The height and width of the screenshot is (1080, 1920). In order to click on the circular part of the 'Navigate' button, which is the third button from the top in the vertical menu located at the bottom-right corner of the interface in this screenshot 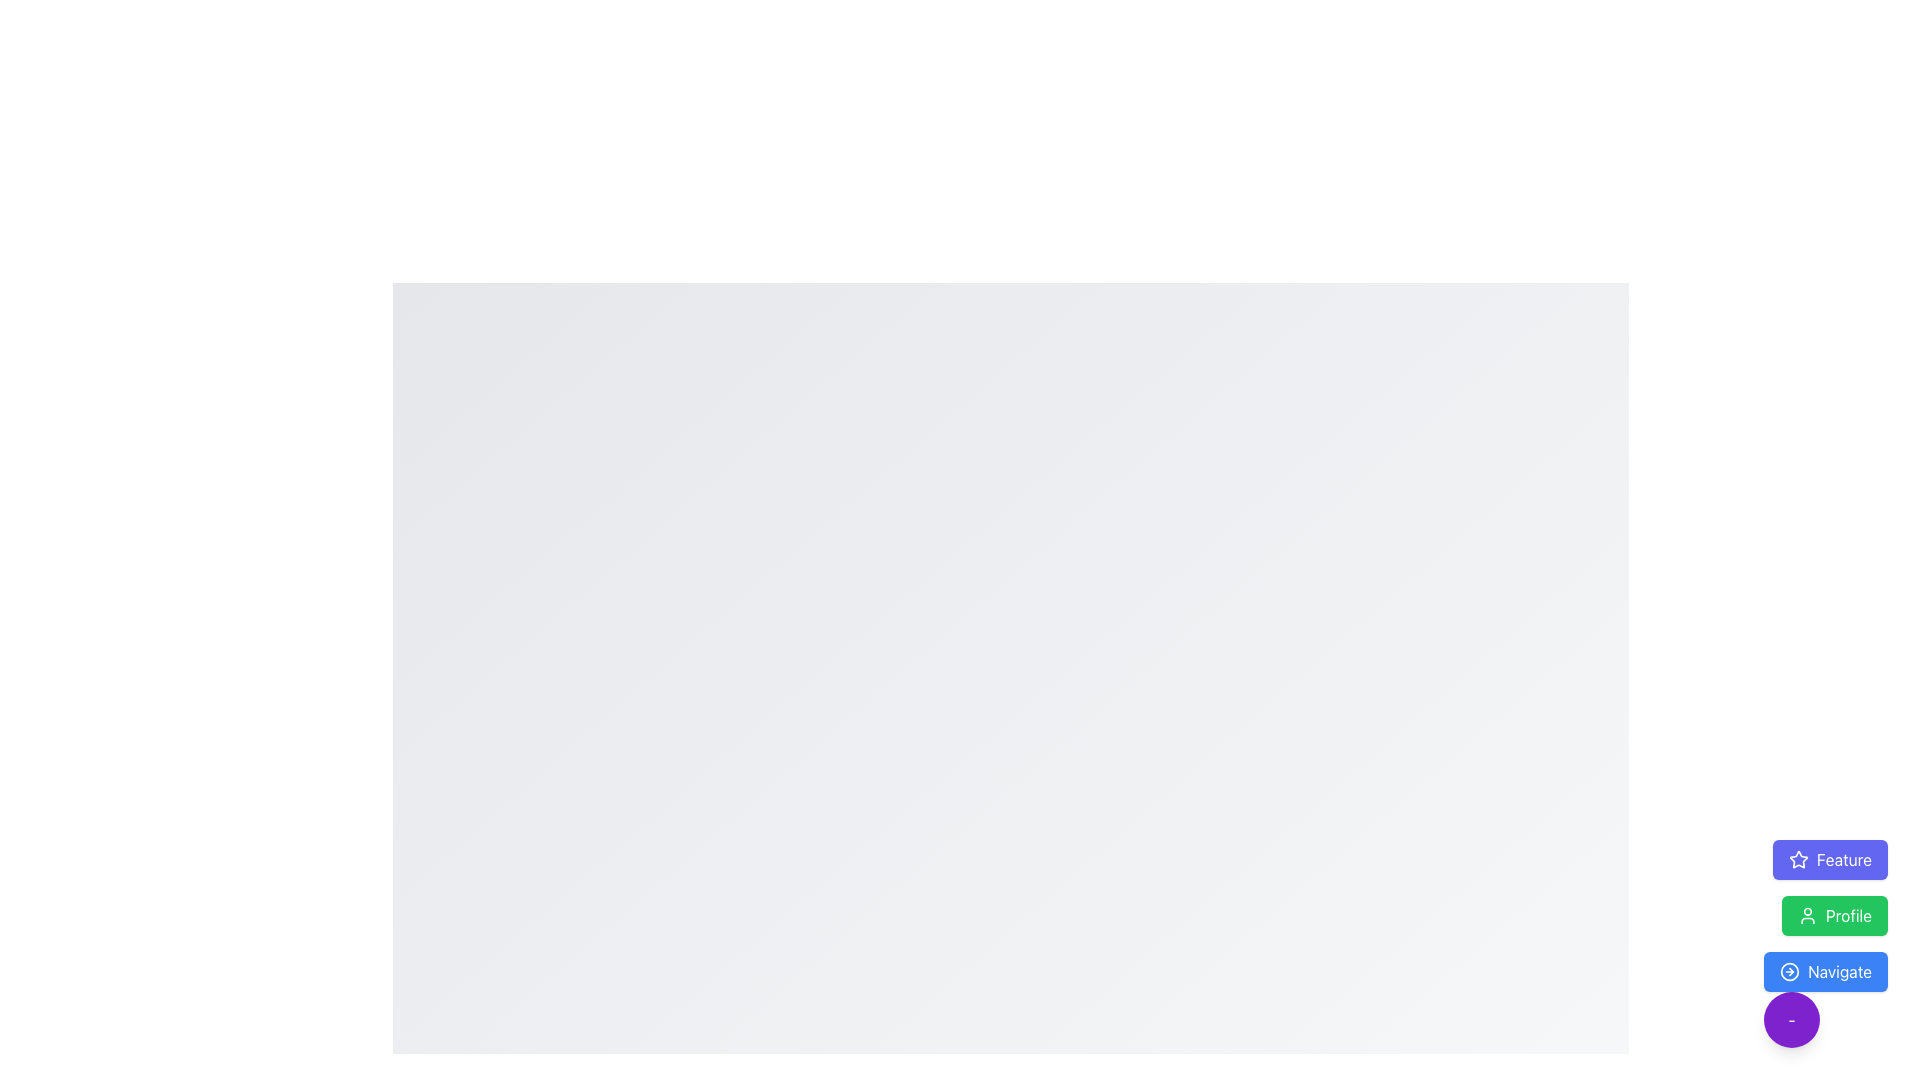, I will do `click(1790, 971)`.